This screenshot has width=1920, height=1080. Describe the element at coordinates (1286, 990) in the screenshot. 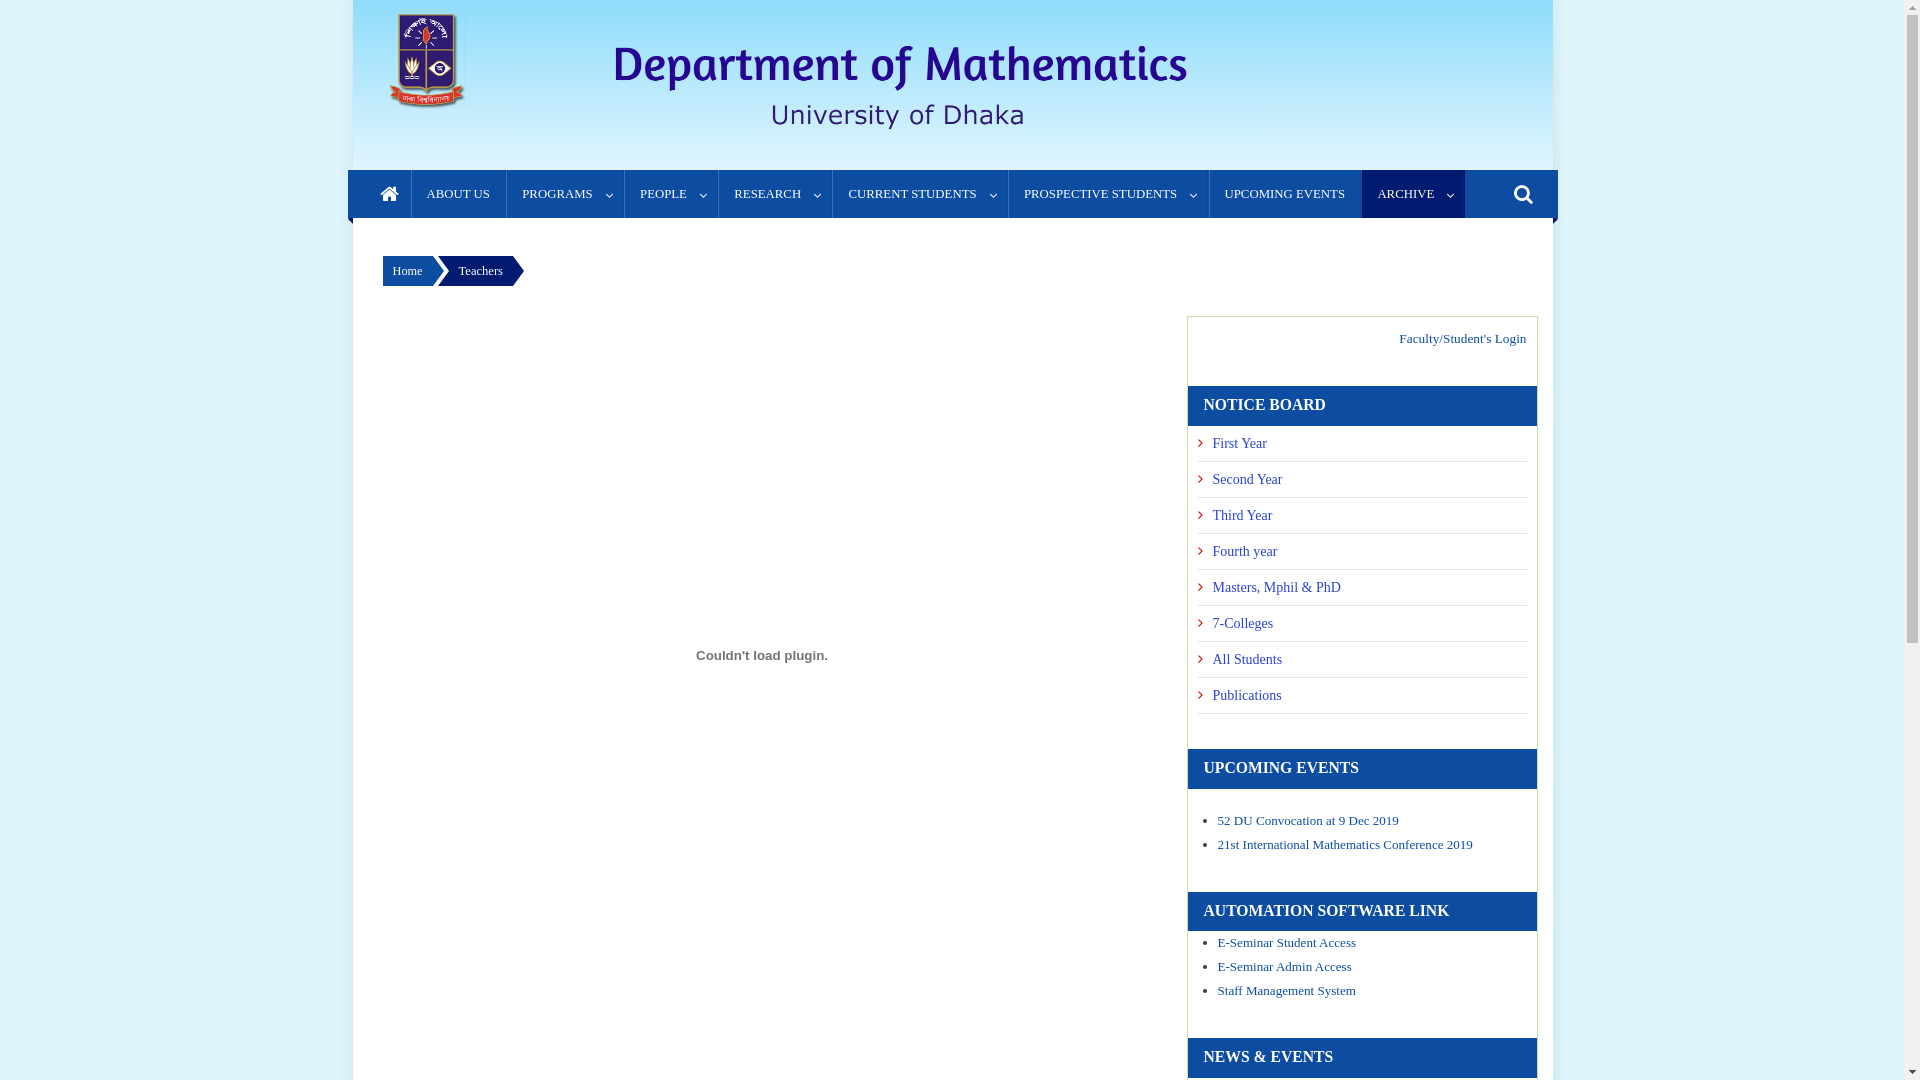

I see `'Staff Management System'` at that location.